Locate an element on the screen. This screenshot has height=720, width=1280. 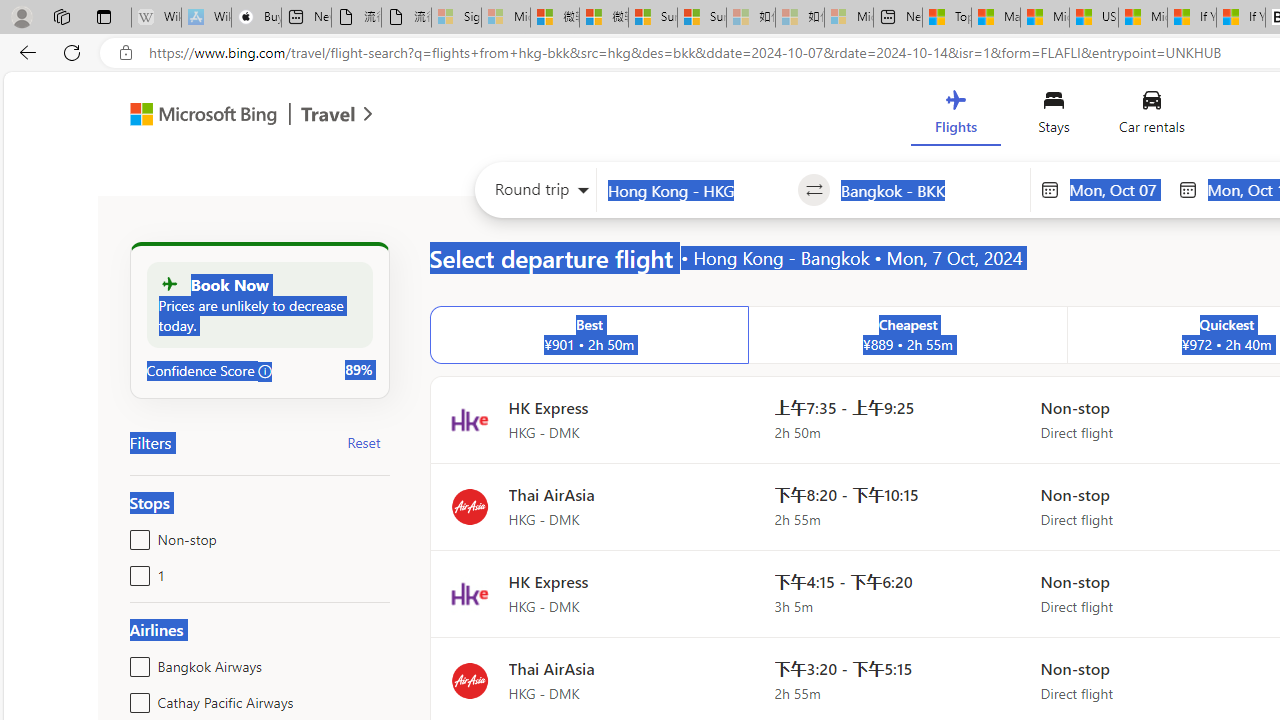
'Microsoft Bing Travel' is located at coordinates (230, 117).